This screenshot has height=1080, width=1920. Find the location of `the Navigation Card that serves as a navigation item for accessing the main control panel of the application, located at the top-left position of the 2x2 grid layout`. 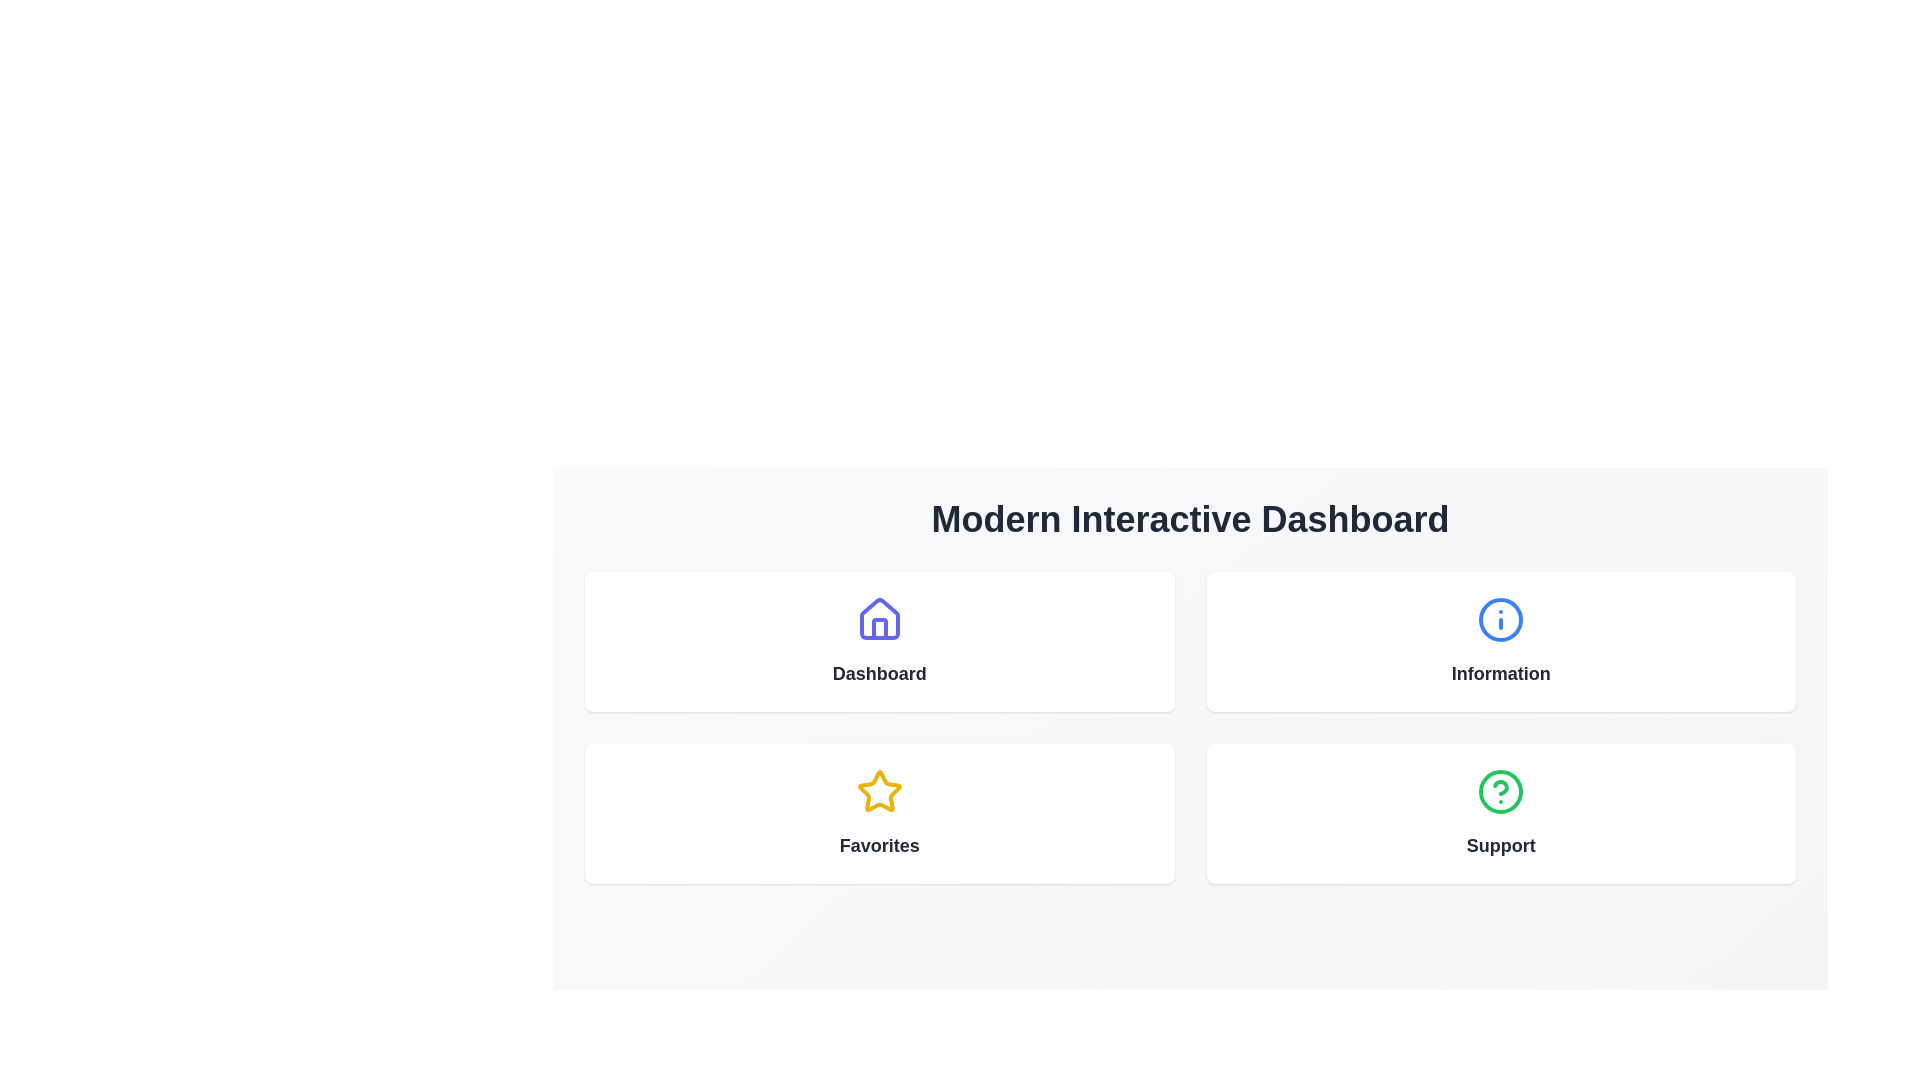

the Navigation Card that serves as a navigation item for accessing the main control panel of the application, located at the top-left position of the 2x2 grid layout is located at coordinates (879, 641).